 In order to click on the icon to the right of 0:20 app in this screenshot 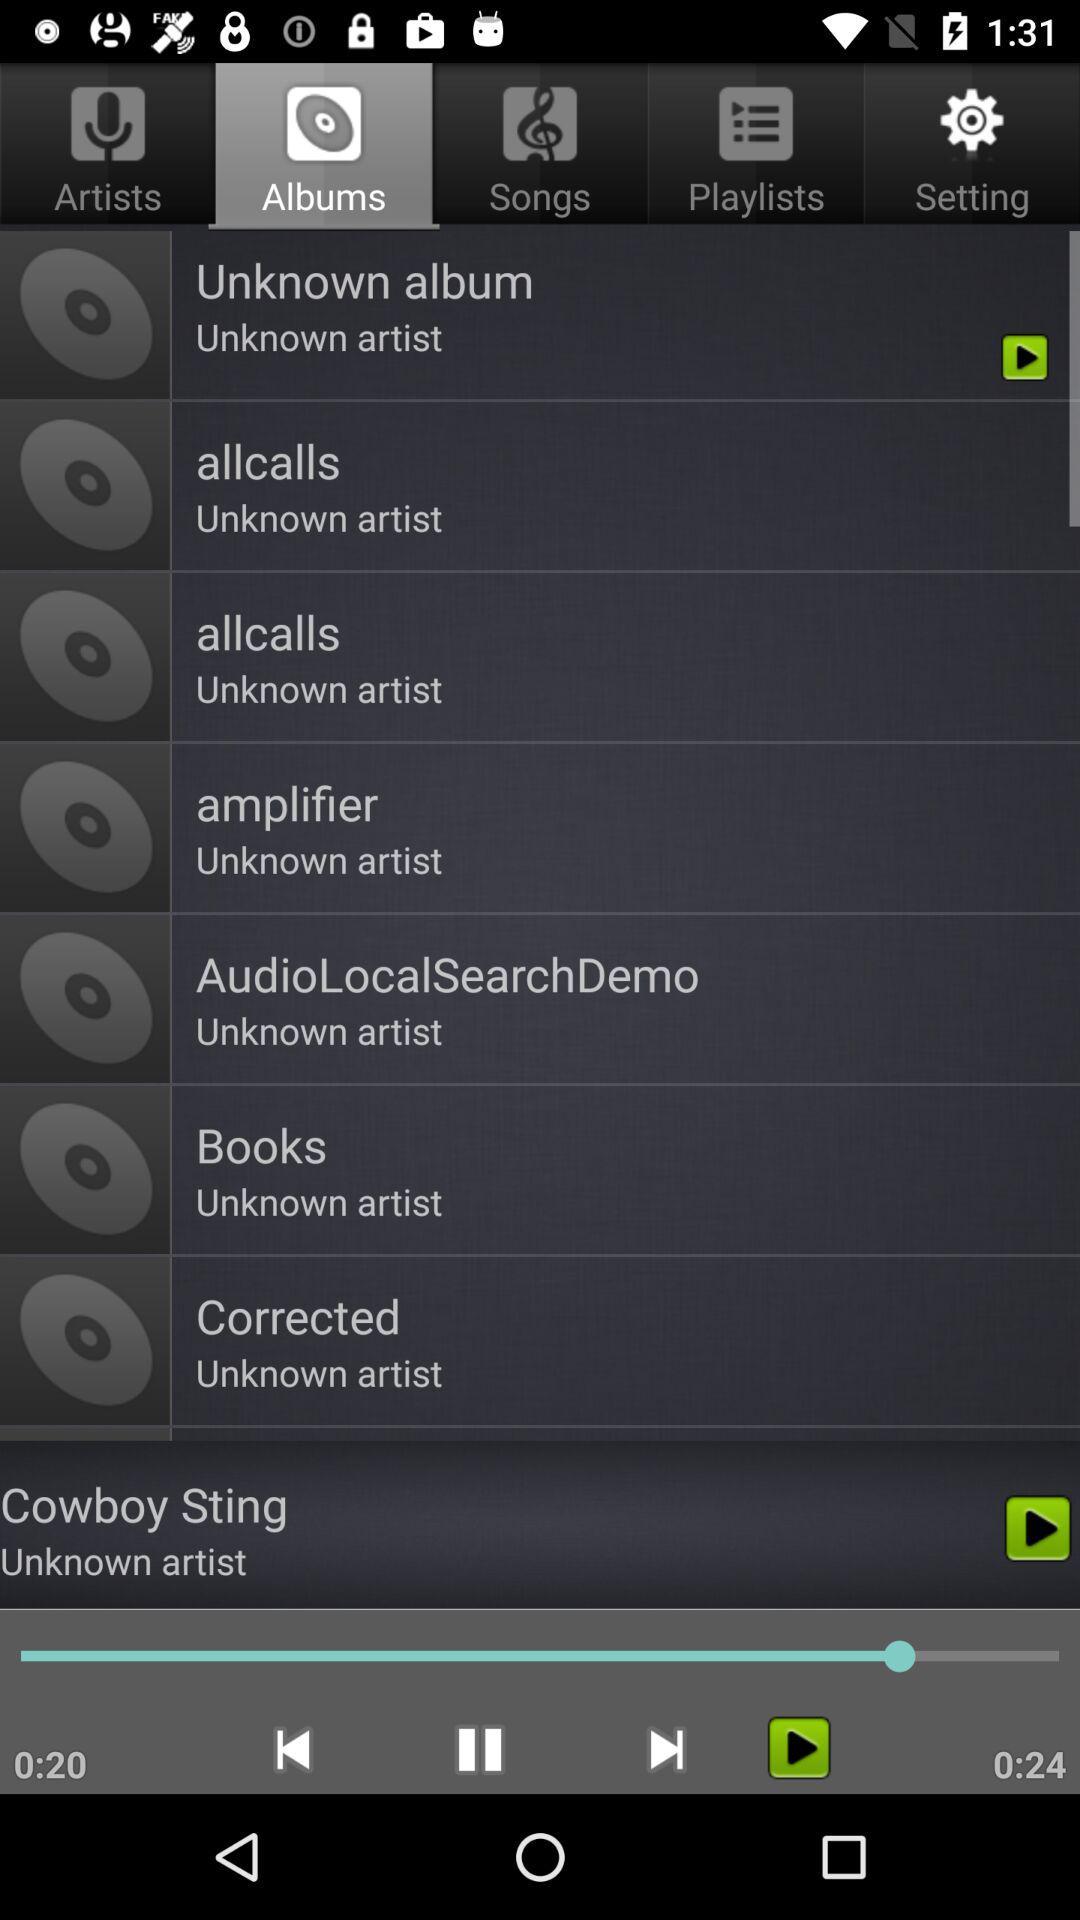, I will do `click(292, 1748)`.